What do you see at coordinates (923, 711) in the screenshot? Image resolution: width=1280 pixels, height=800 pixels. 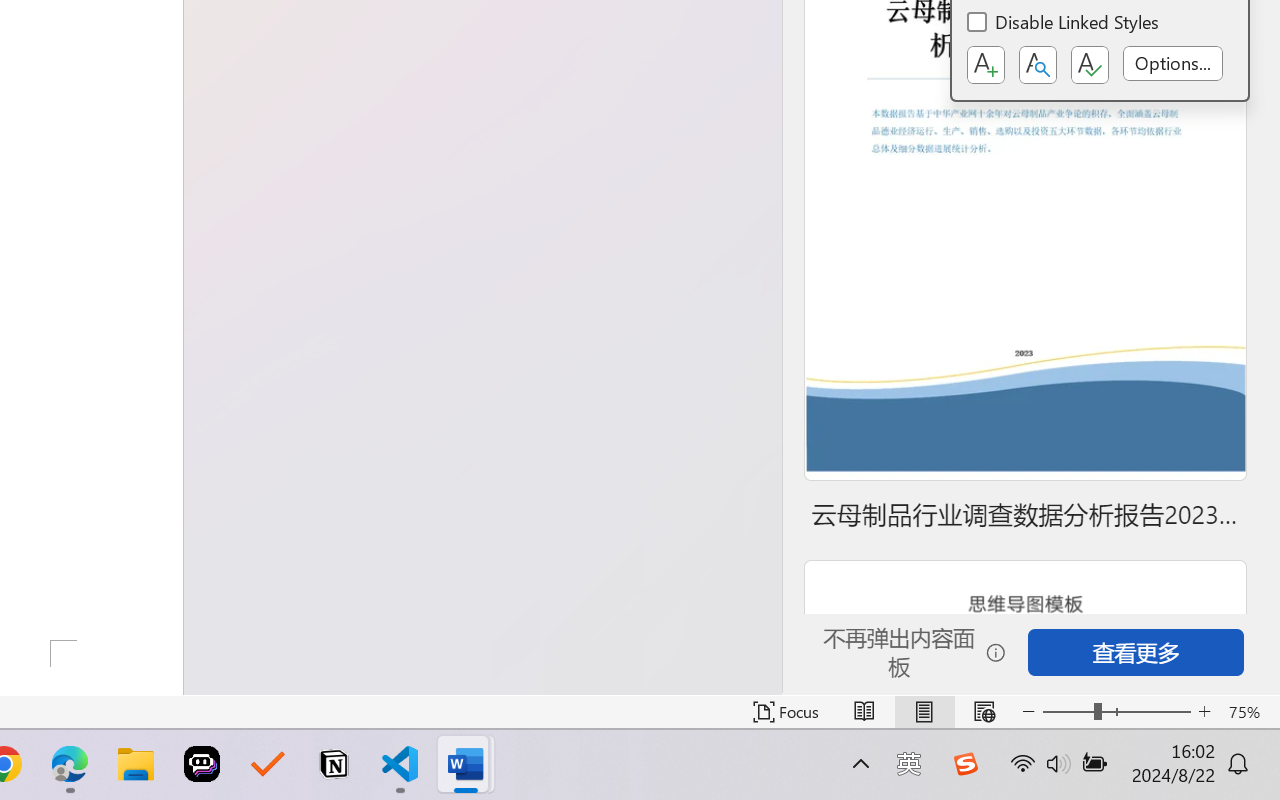 I see `'Print Layout'` at bounding box center [923, 711].